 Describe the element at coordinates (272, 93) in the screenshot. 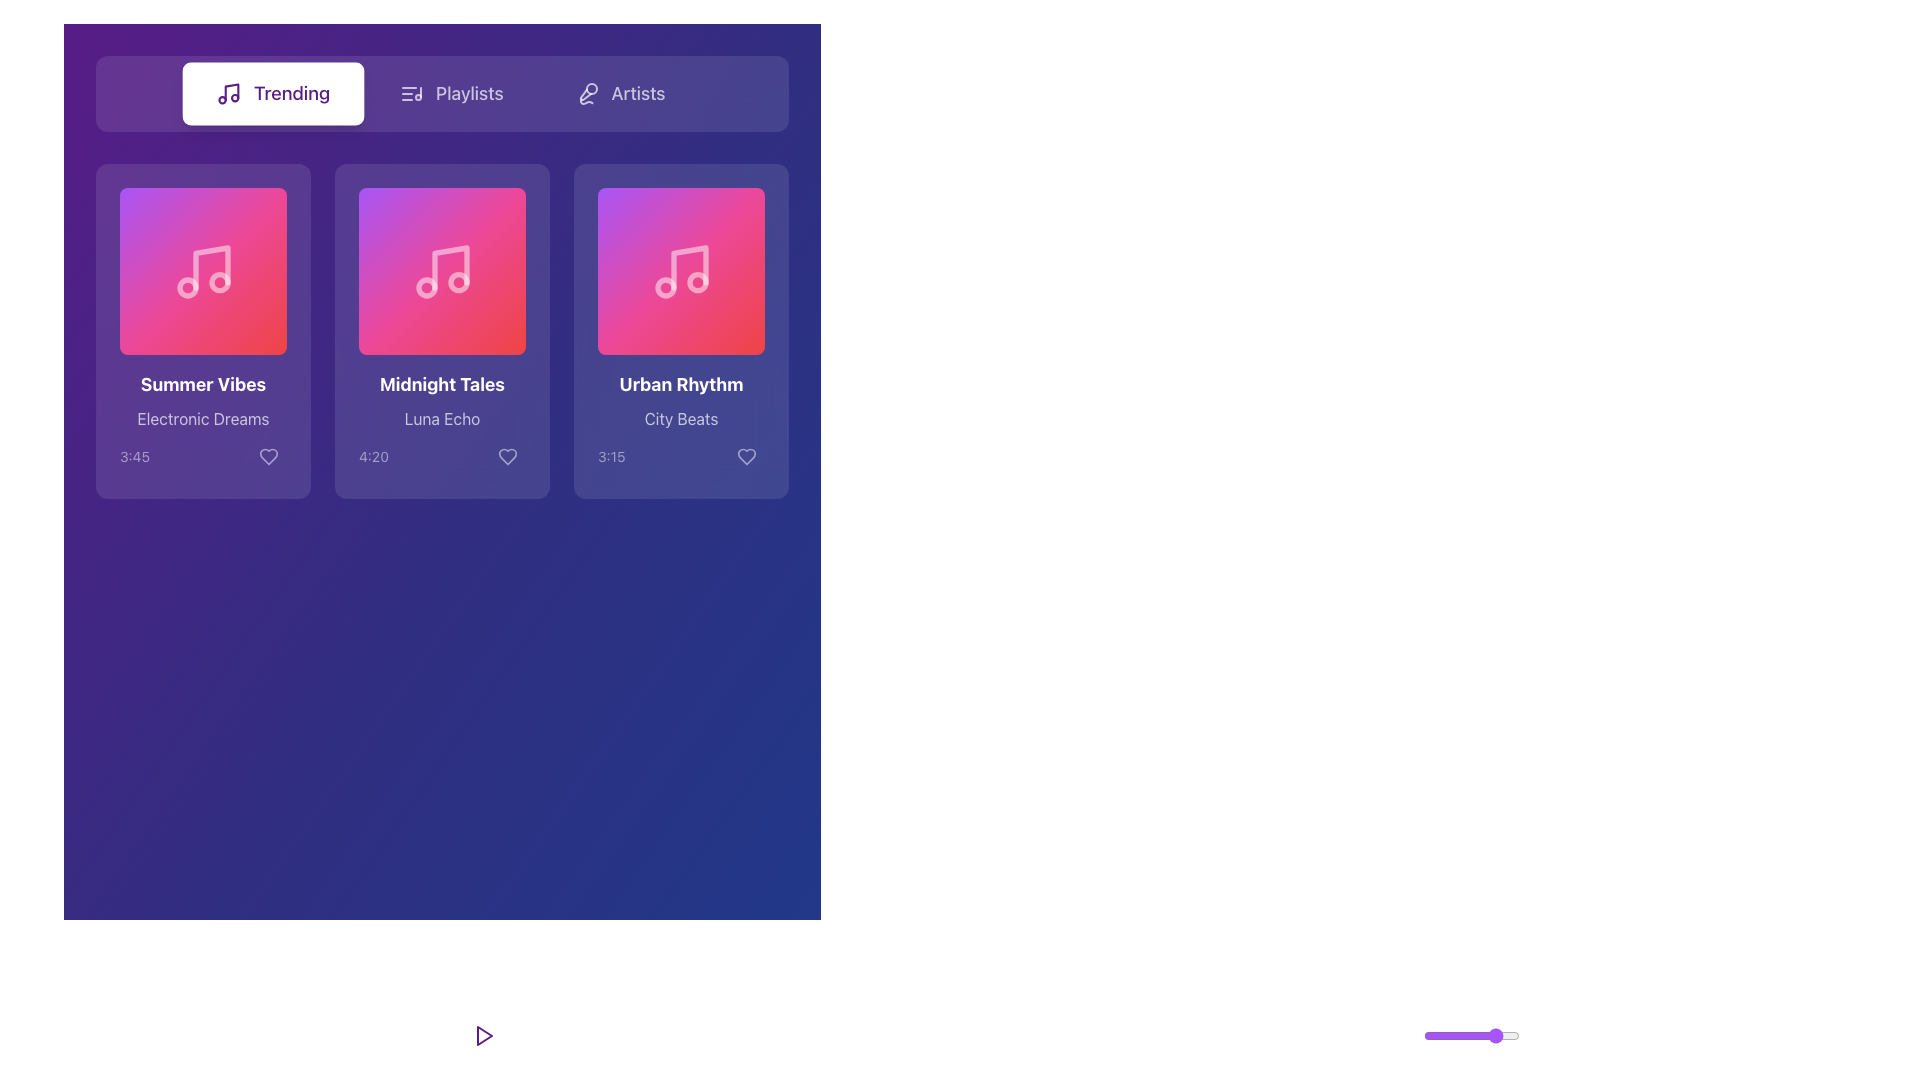

I see `the 'Trending' button with a musical note icon` at that location.